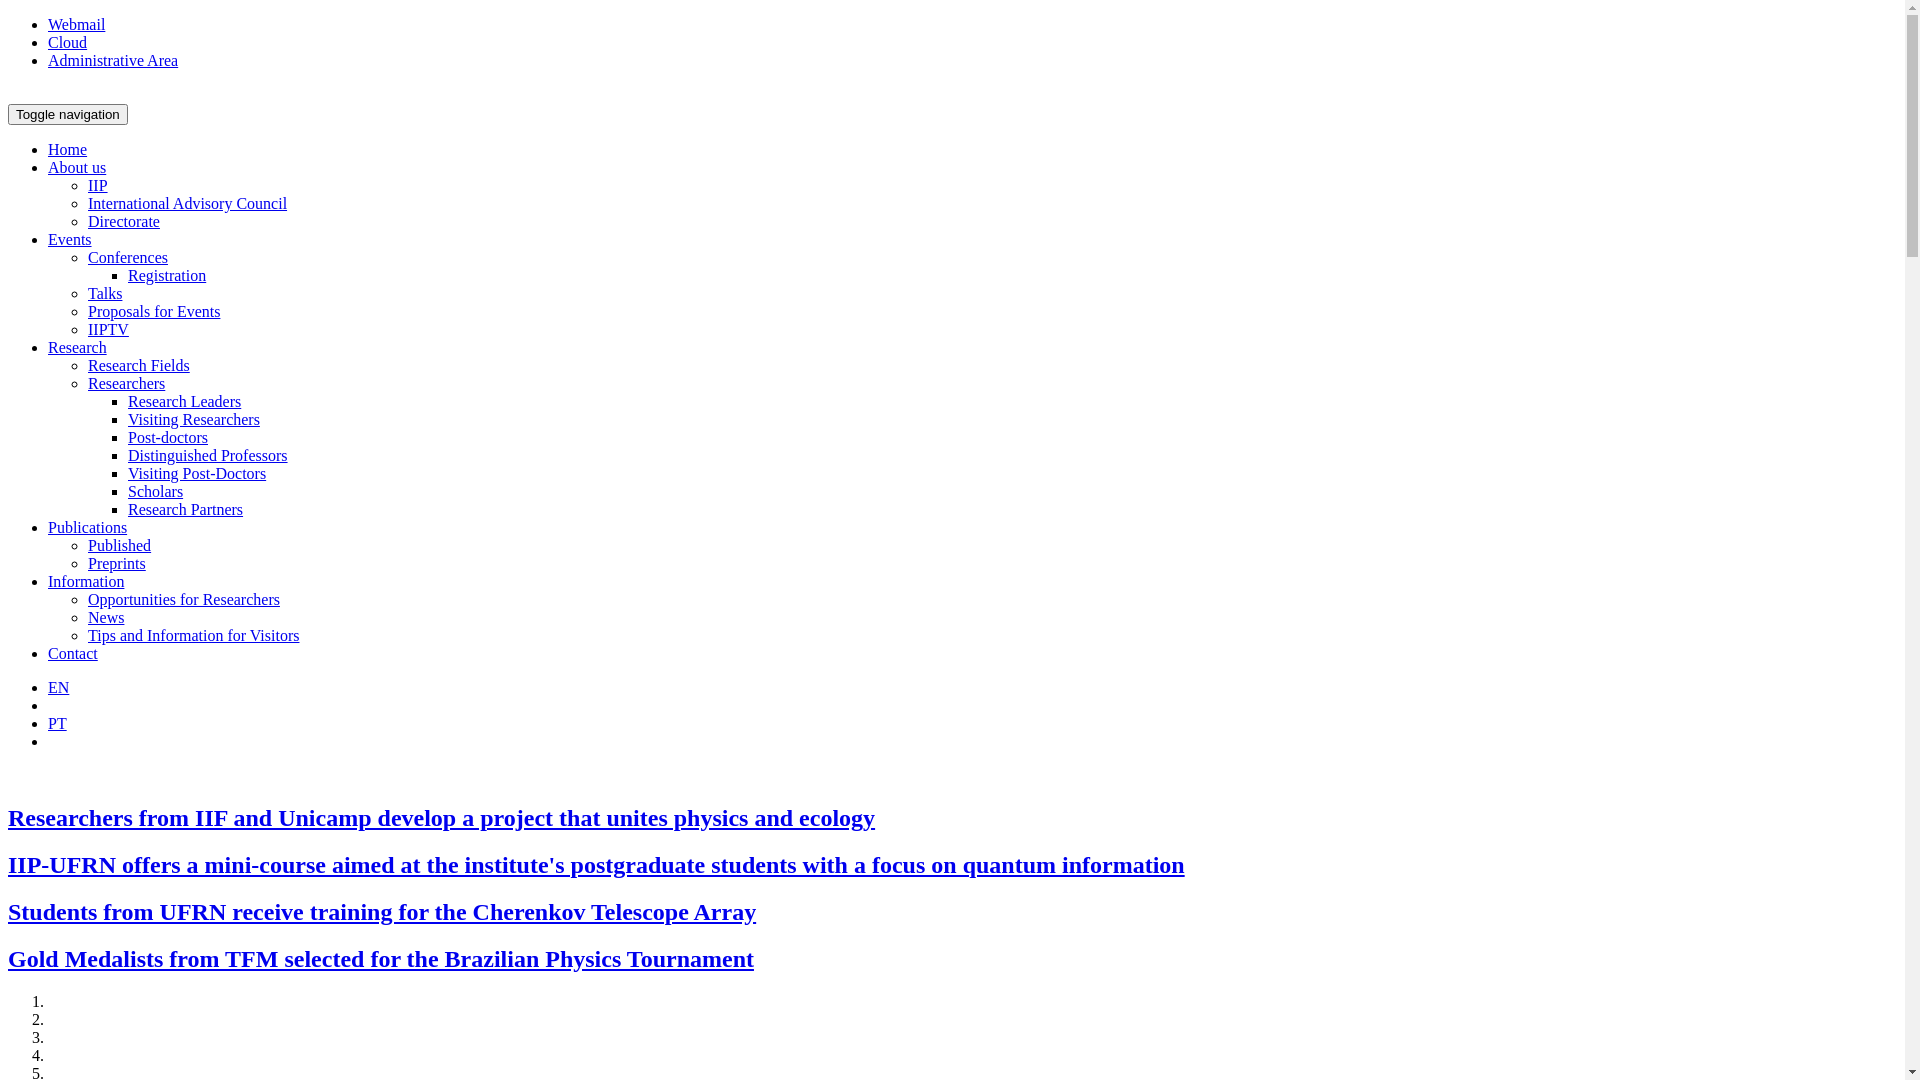 The height and width of the screenshot is (1080, 1920). I want to click on 'IIPTV', so click(107, 328).